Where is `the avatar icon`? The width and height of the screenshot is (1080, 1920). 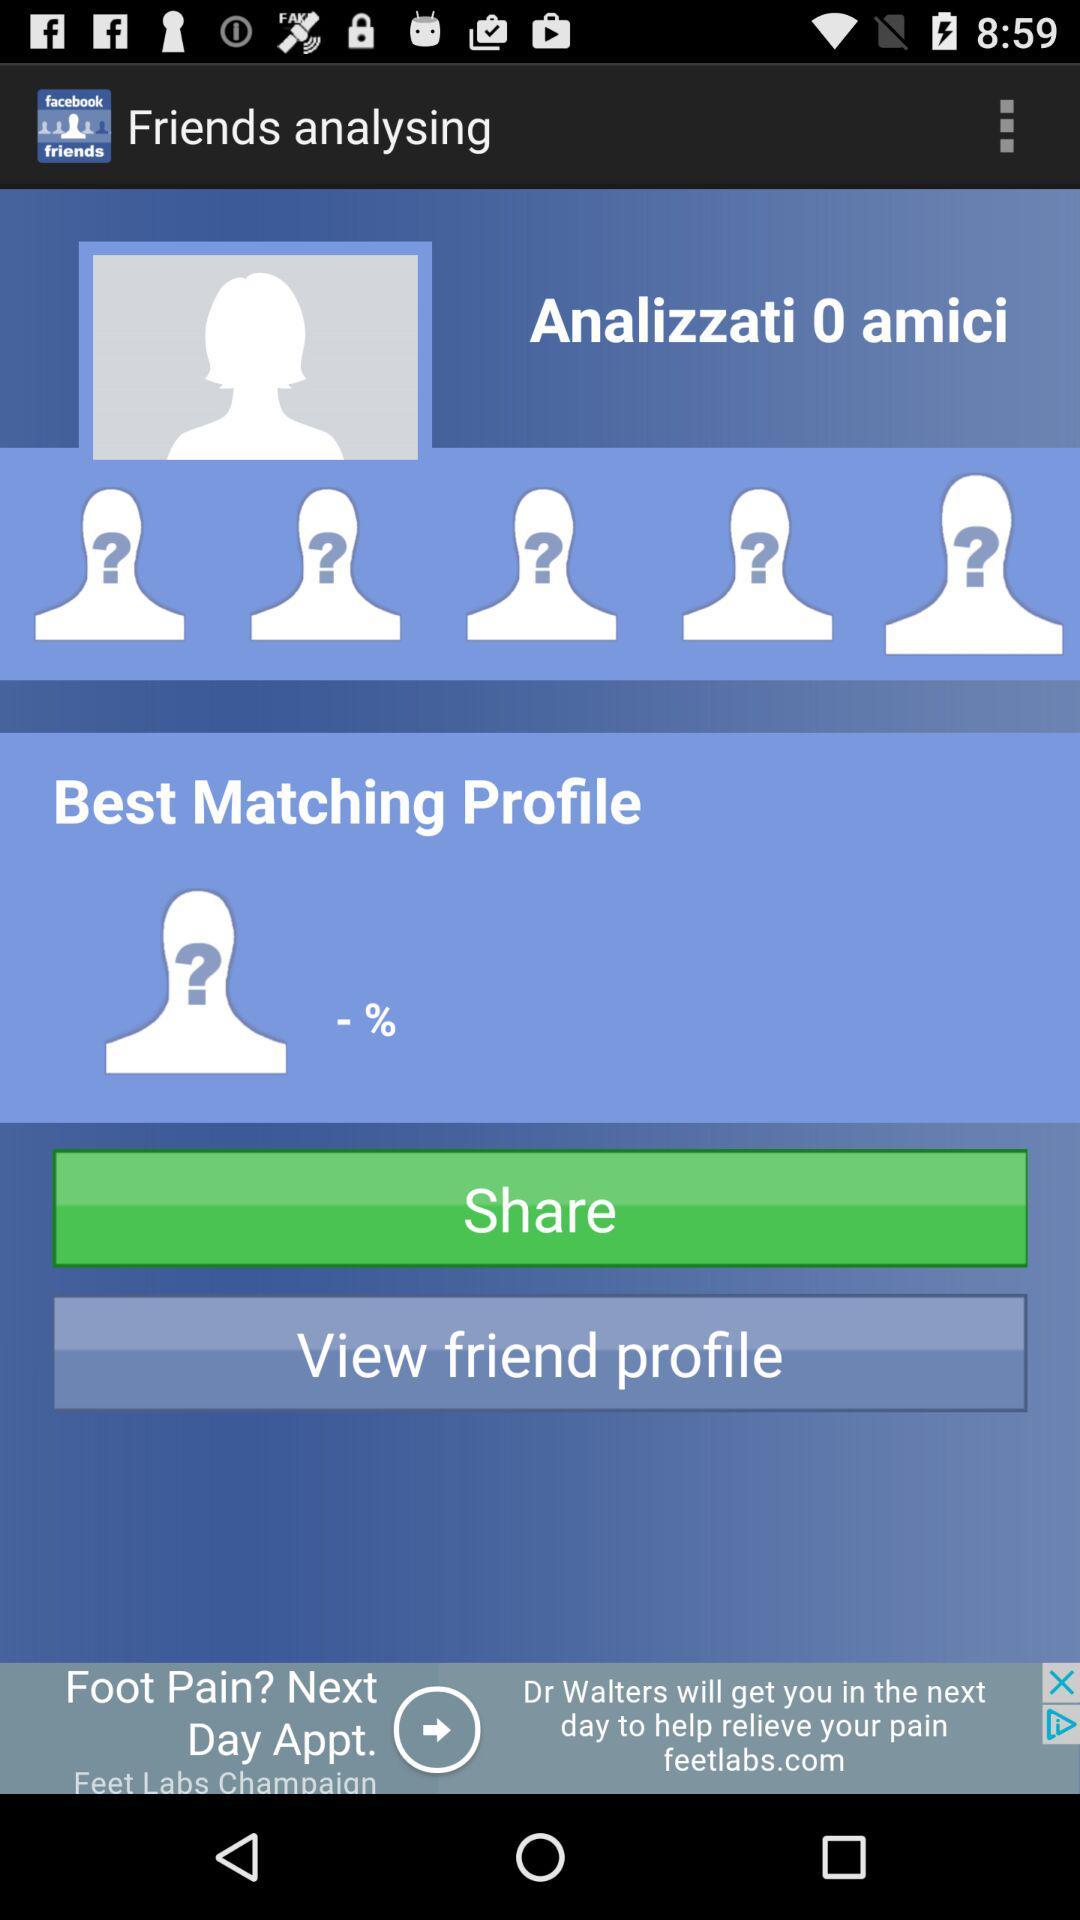 the avatar icon is located at coordinates (971, 602).